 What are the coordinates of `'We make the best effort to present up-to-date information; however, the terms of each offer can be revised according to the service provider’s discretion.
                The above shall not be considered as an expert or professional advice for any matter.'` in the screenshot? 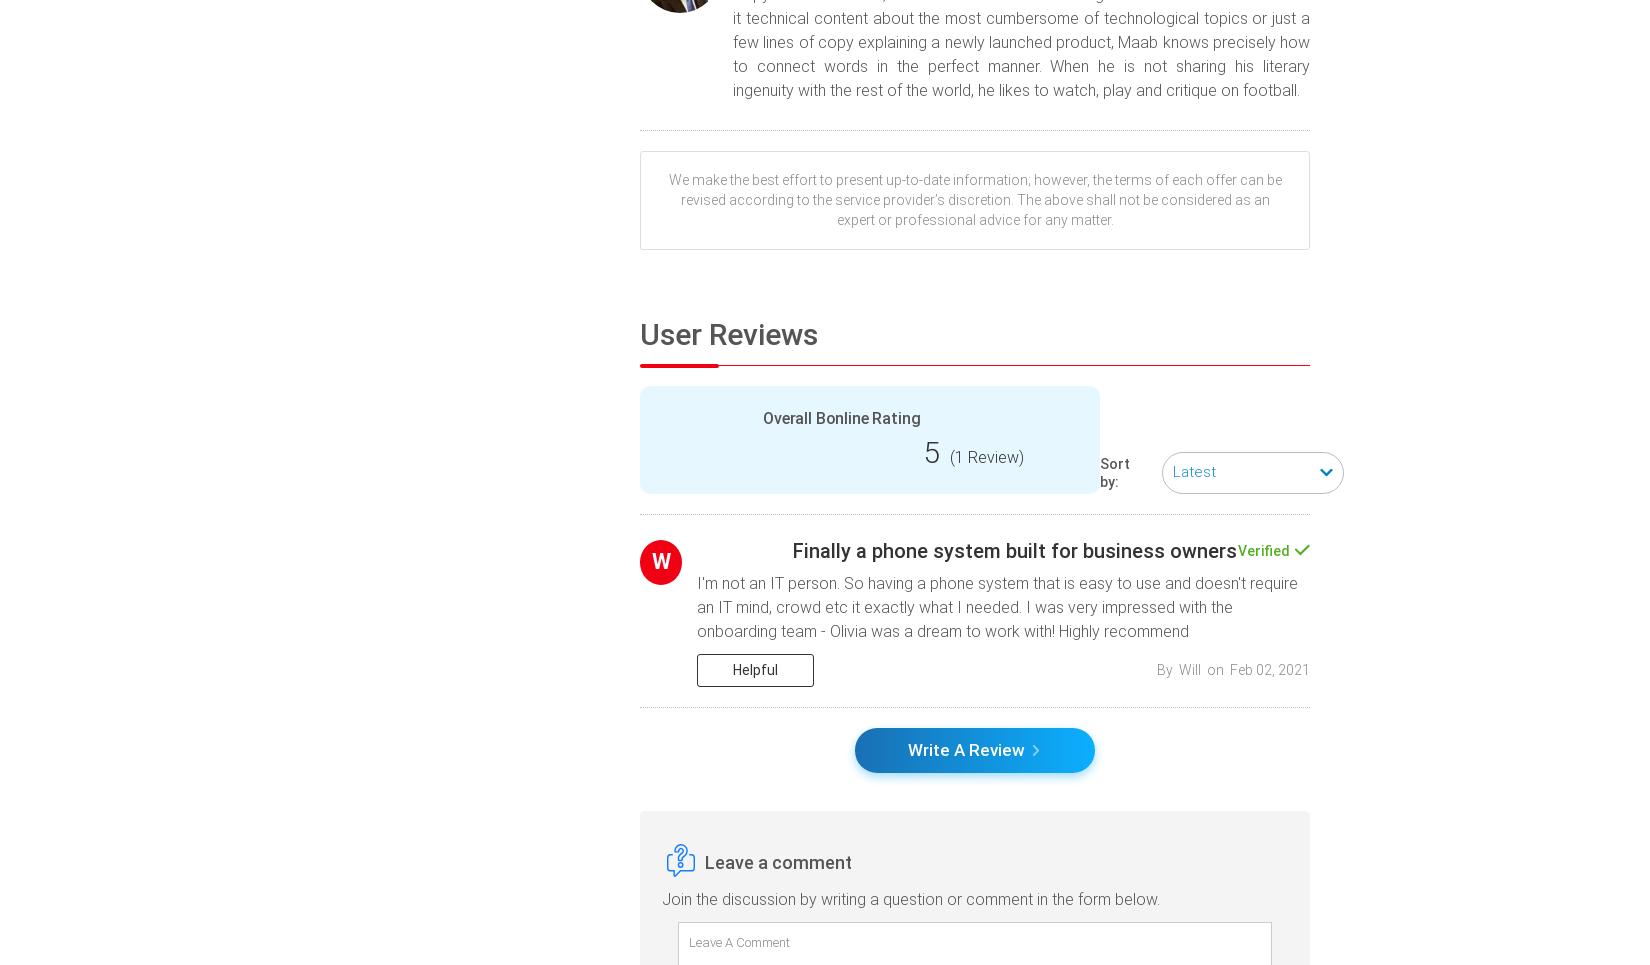 It's located at (974, 199).